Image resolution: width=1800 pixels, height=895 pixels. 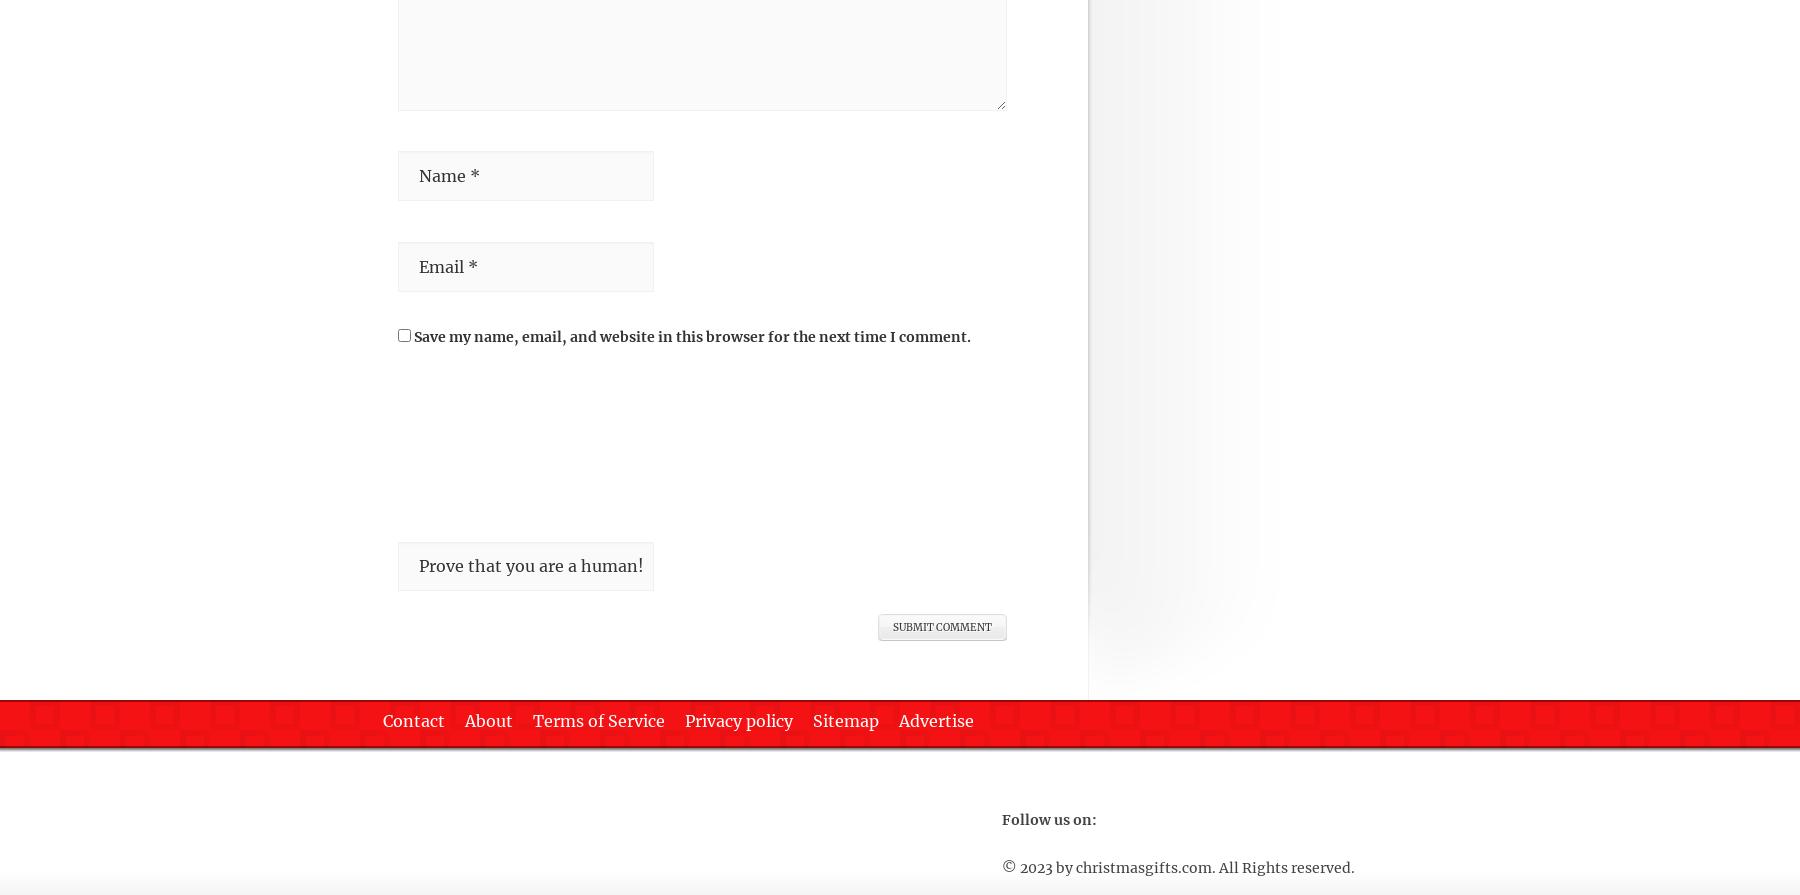 I want to click on 'Save my name, email, and website in this browser for the next time I comment.', so click(x=691, y=335).